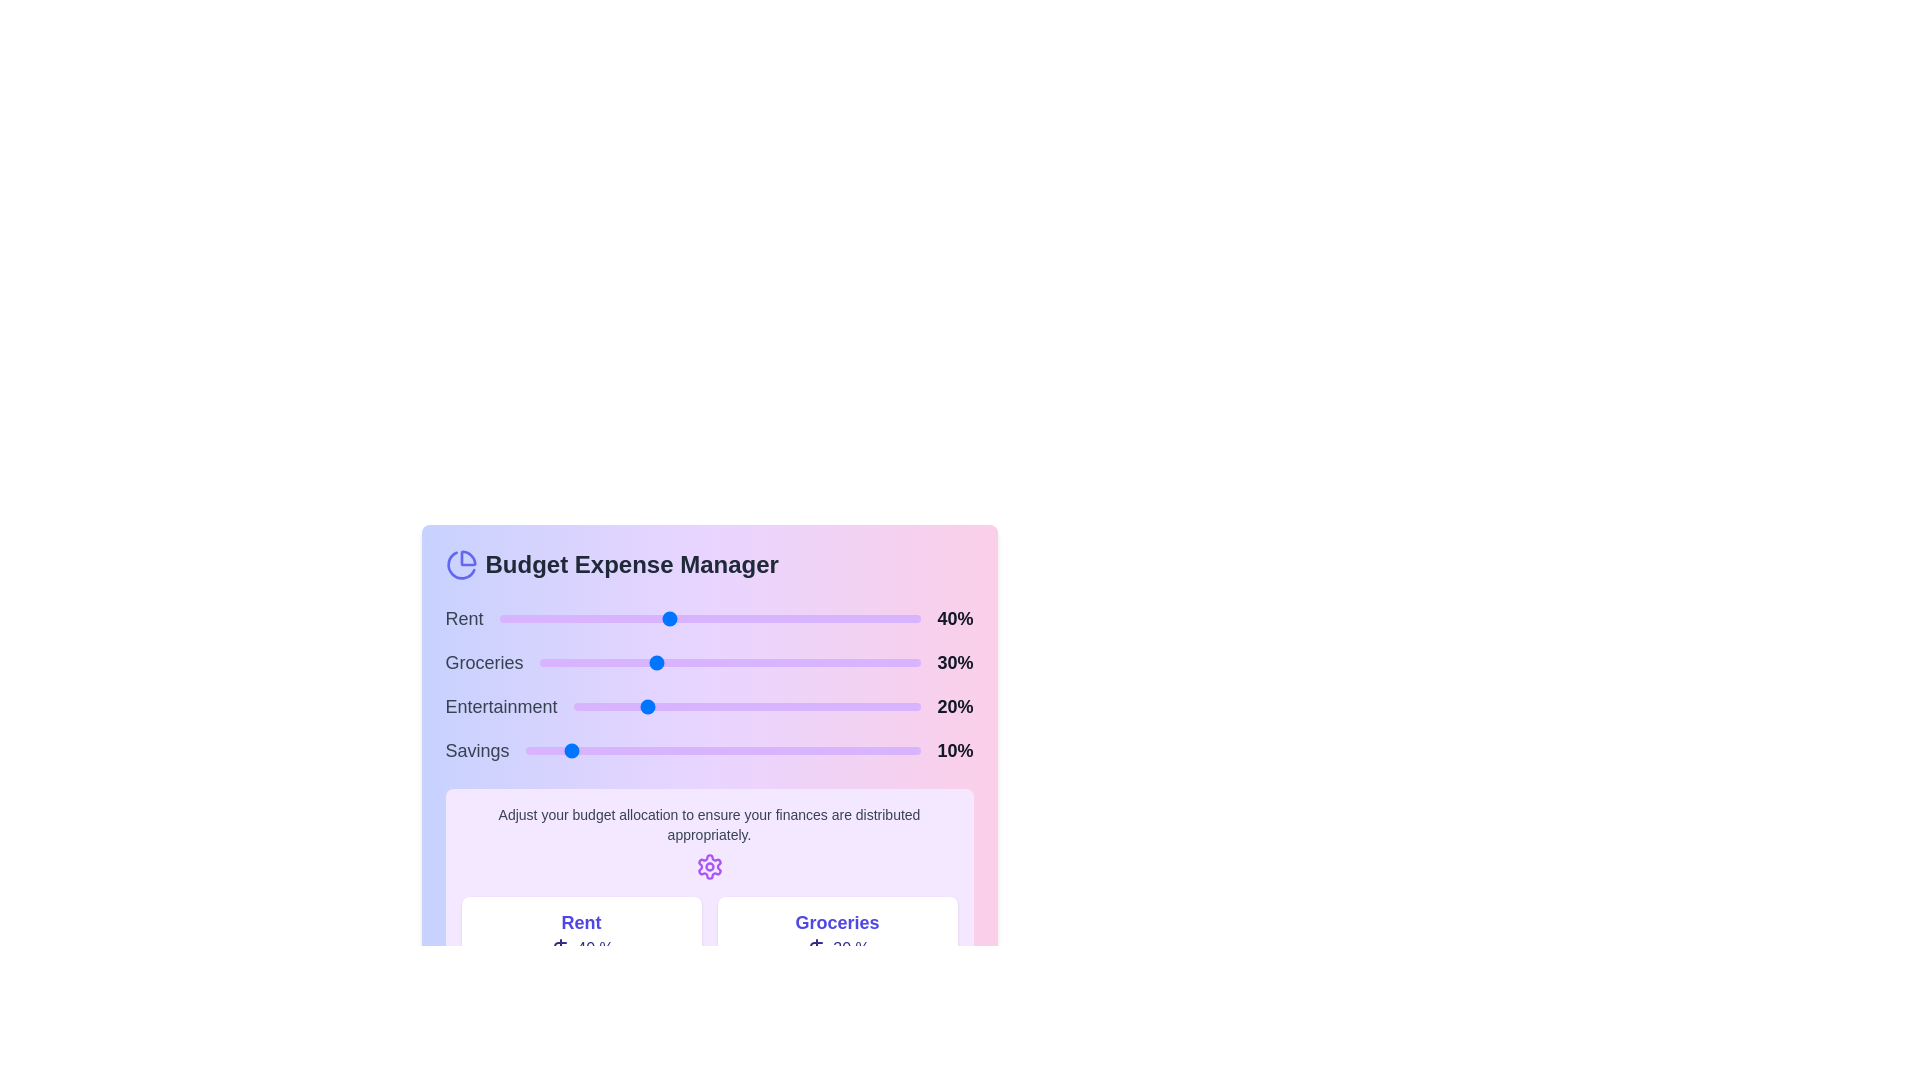 This screenshot has height=1080, width=1920. Describe the element at coordinates (709, 866) in the screenshot. I see `the settings icon to open the settings menu` at that location.